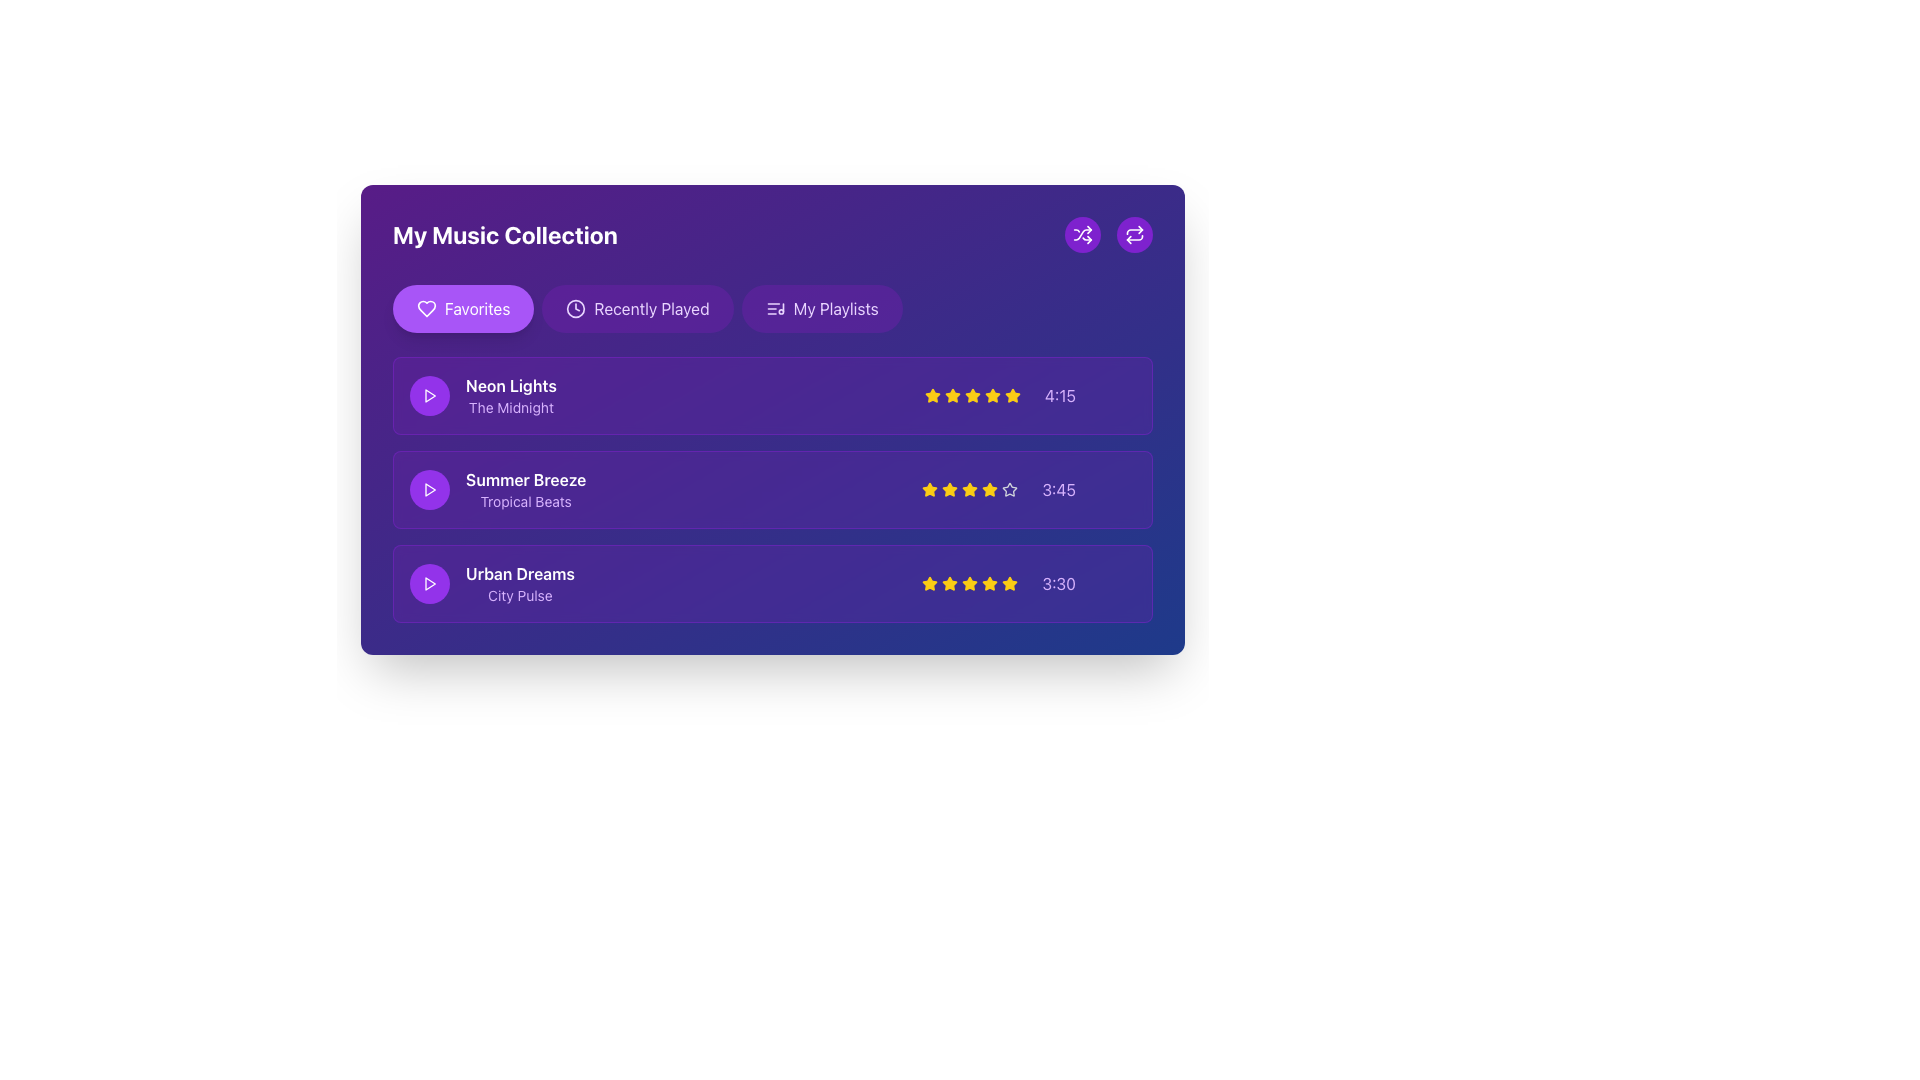 Image resolution: width=1920 pixels, height=1080 pixels. What do you see at coordinates (1134, 234) in the screenshot?
I see `the circular button with a vibrant purple background and a white refresh icon located in the top-right corner of the panel` at bounding box center [1134, 234].